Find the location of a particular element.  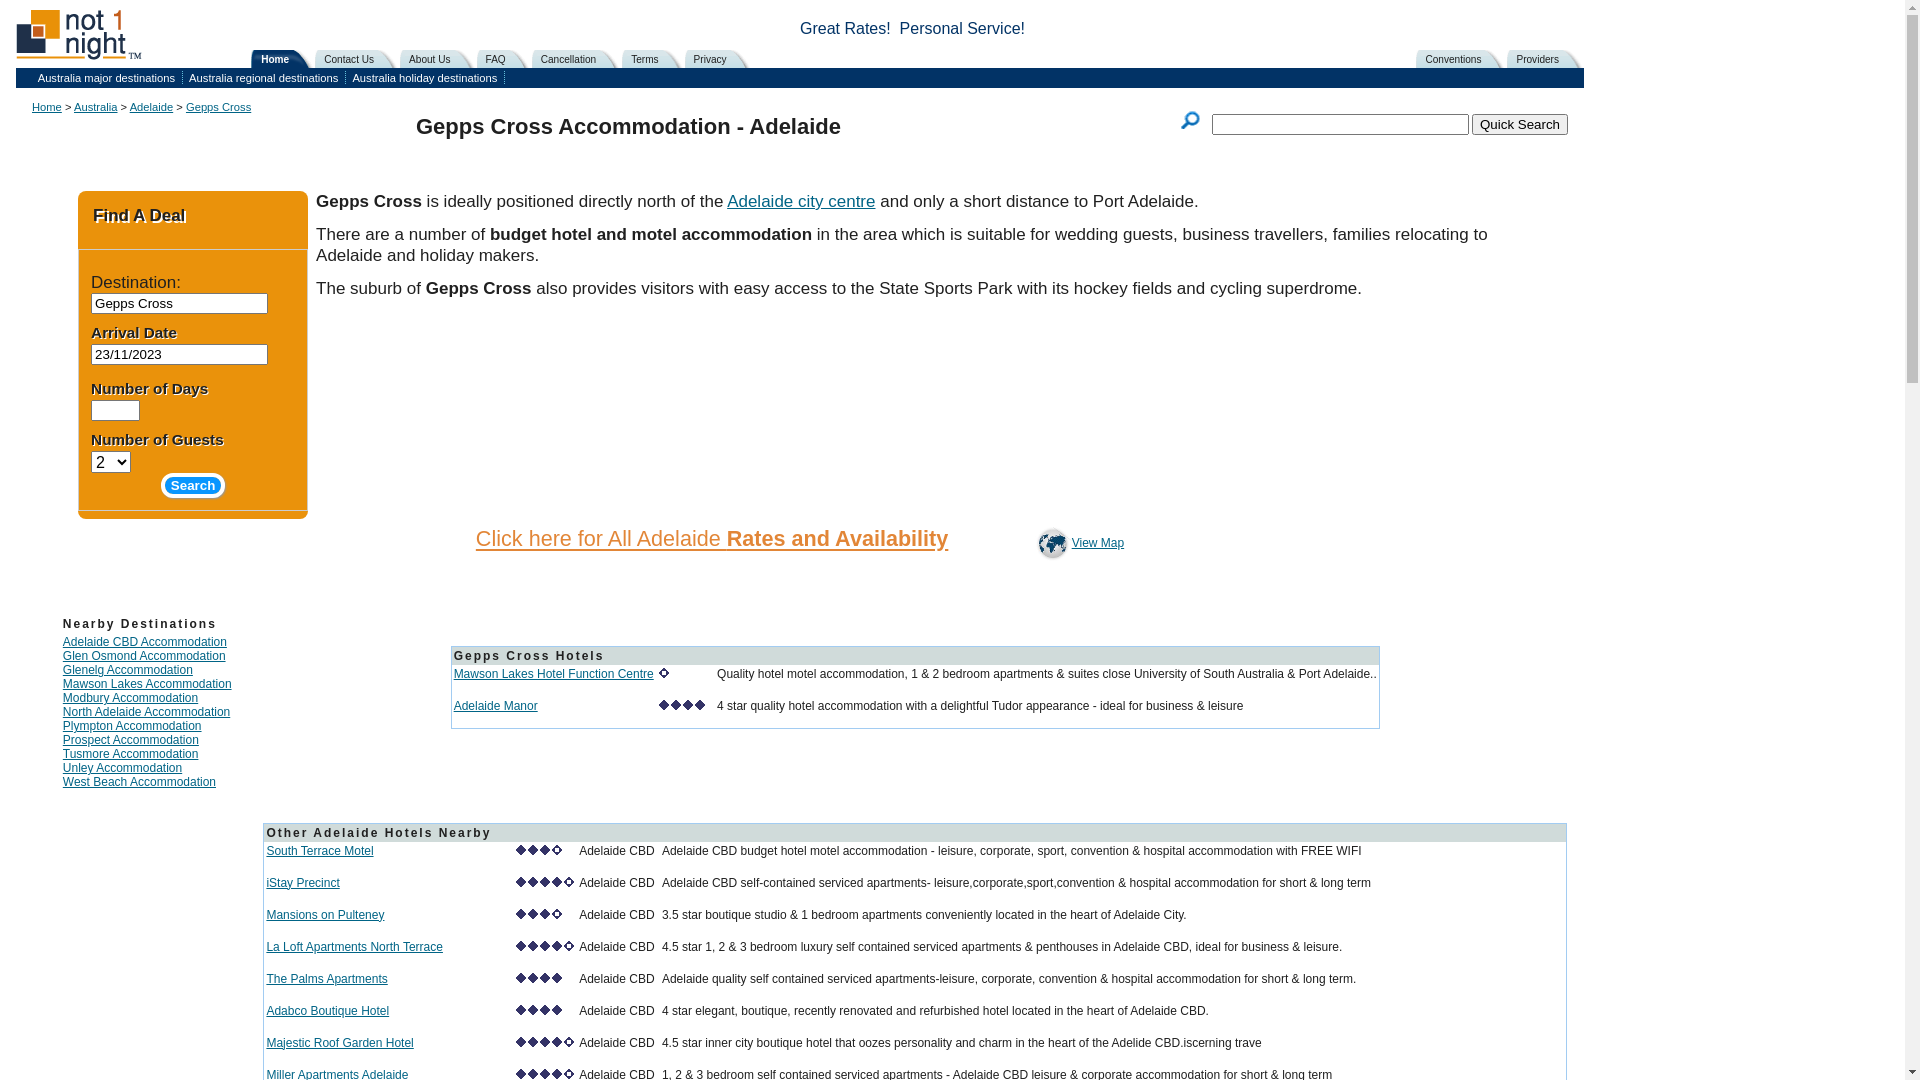

'Modbury Accommodation' is located at coordinates (129, 697).